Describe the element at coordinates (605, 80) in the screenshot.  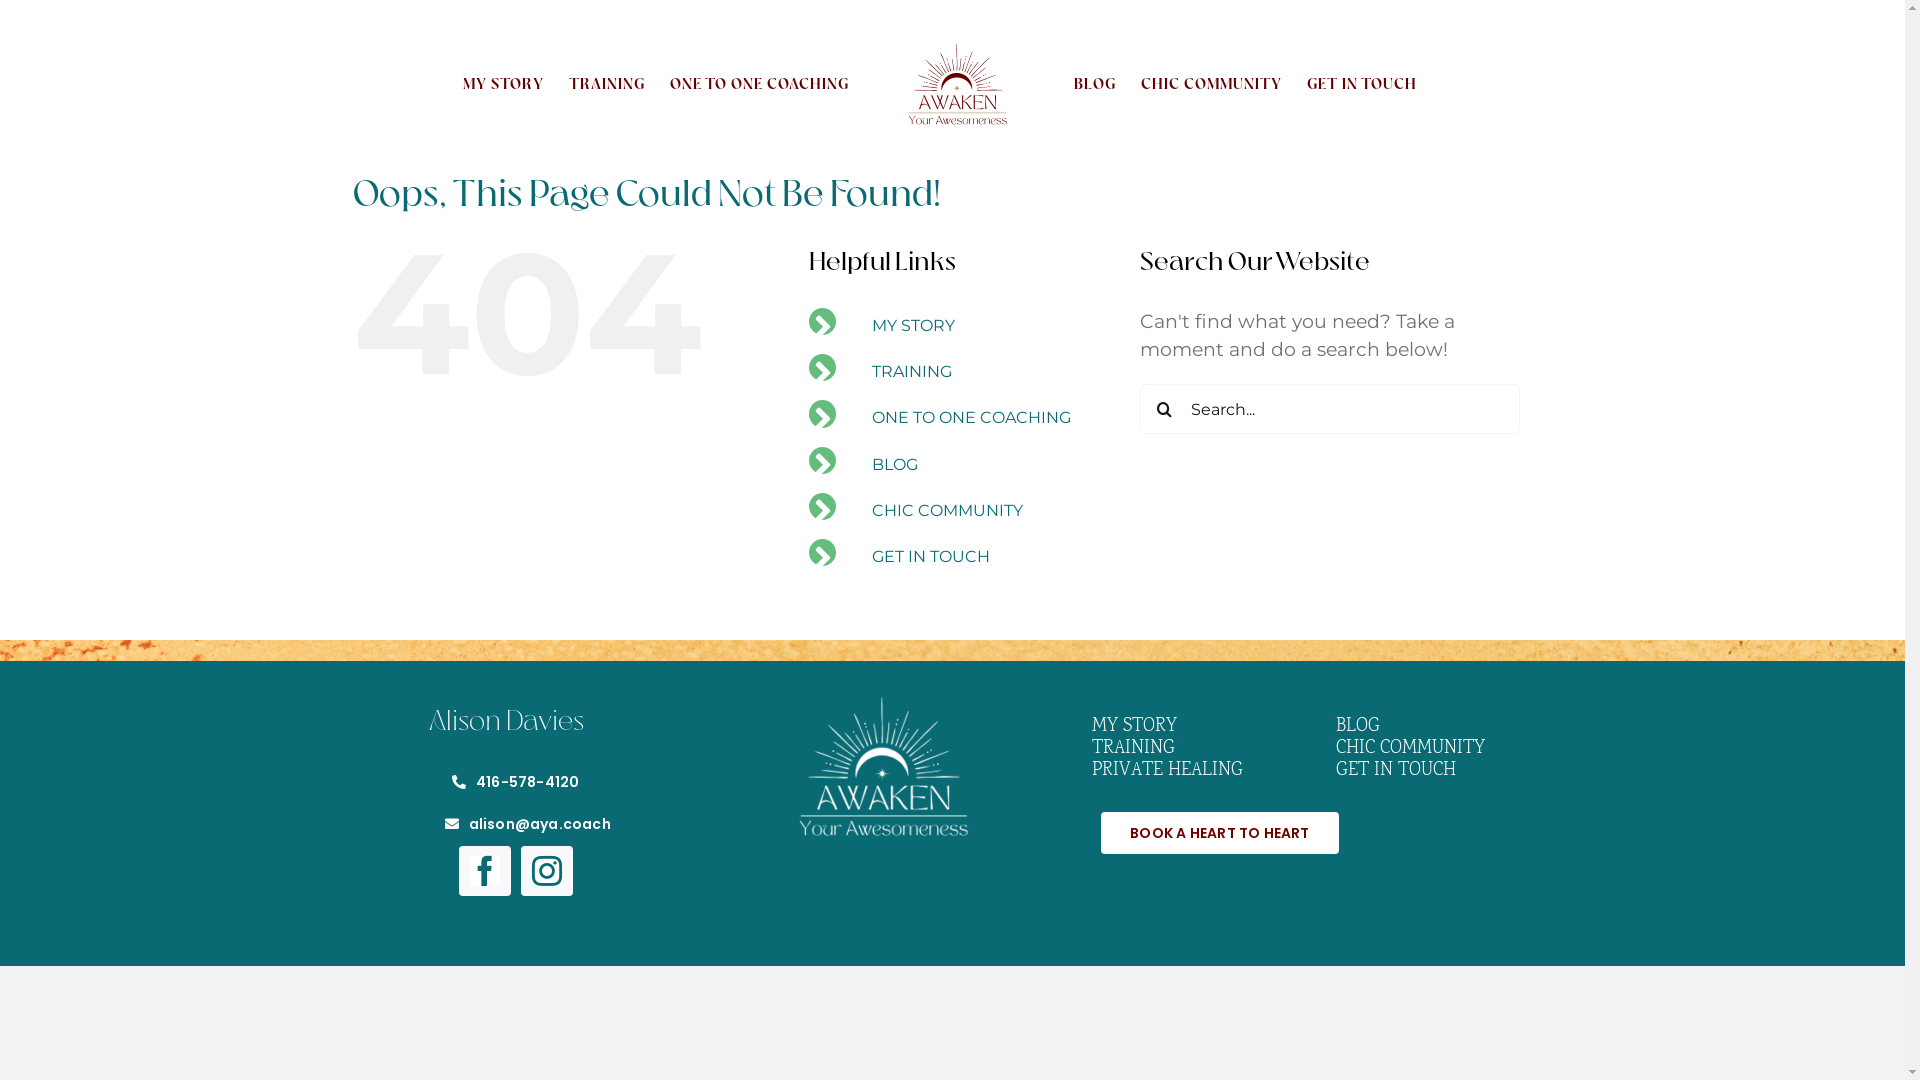
I see `'TRAINING'` at that location.